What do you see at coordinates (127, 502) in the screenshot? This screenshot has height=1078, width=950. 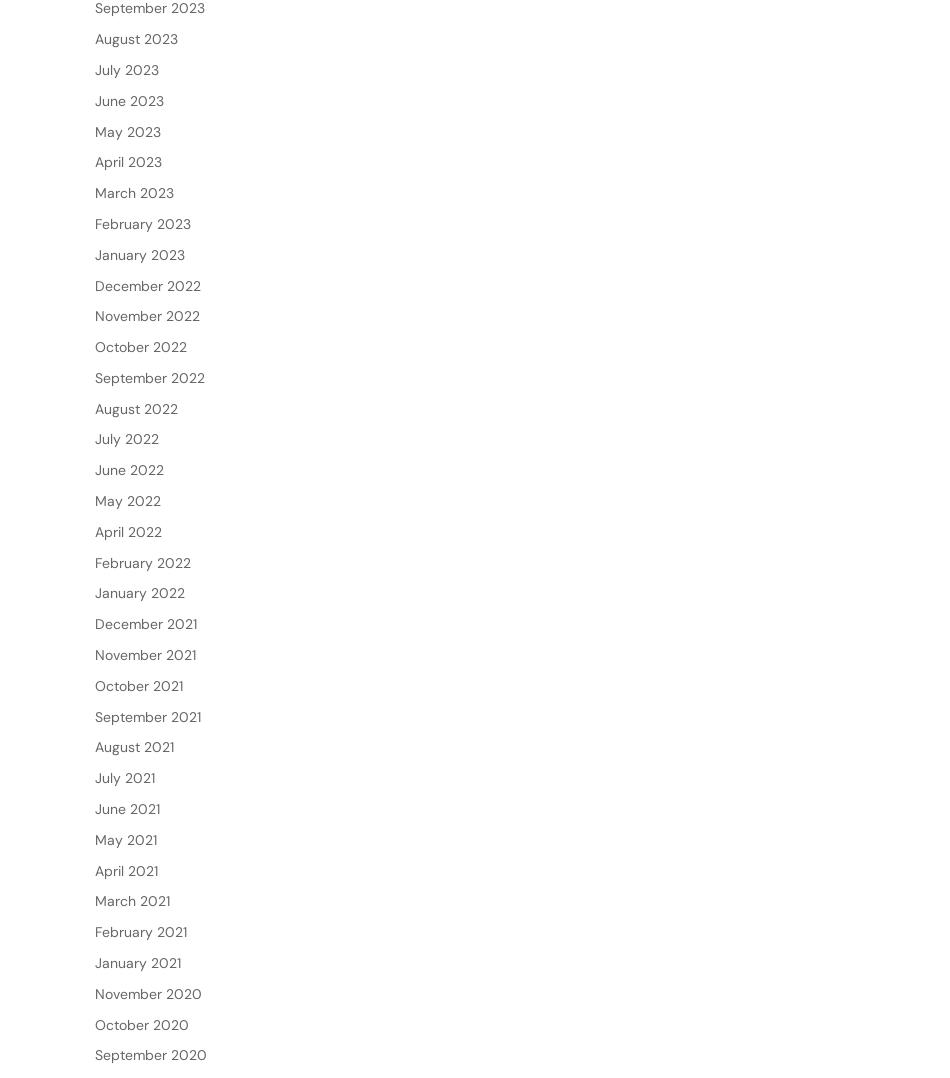 I see `'July 2022'` at bounding box center [127, 502].